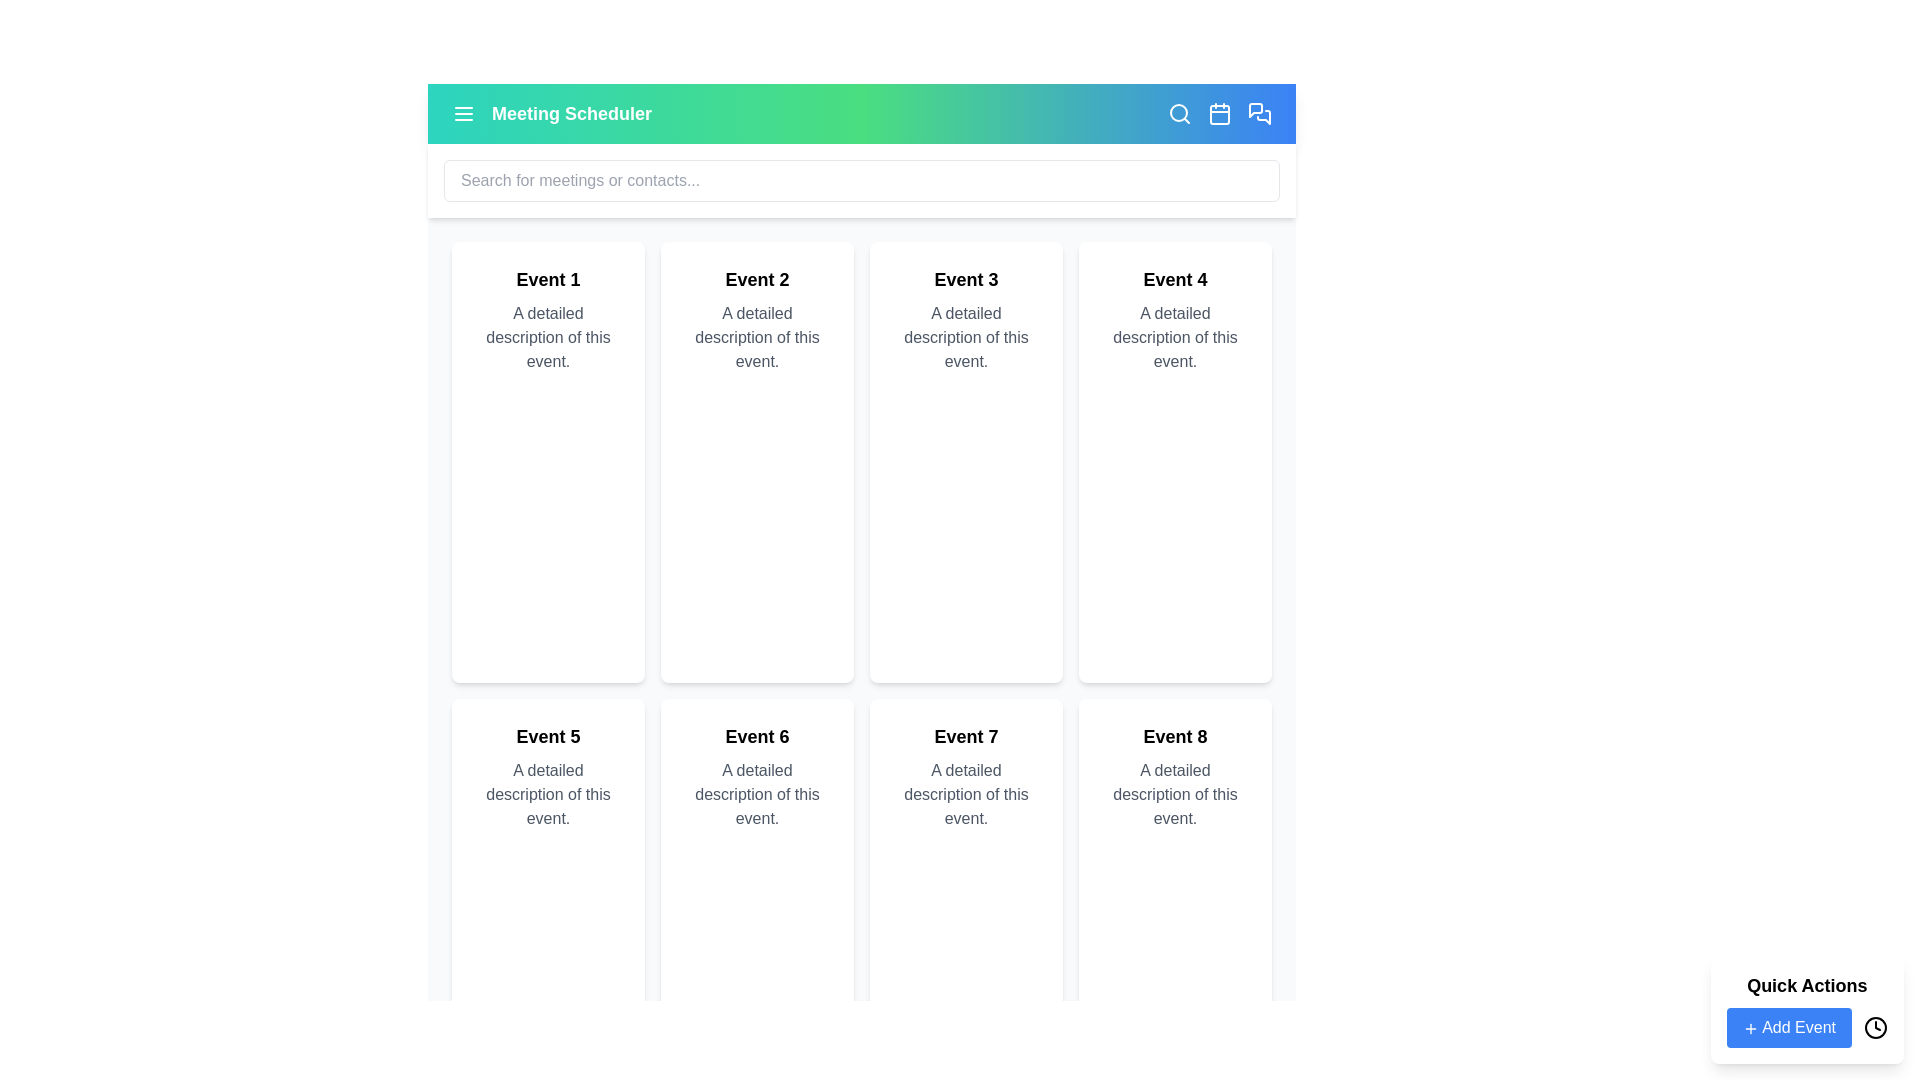  Describe the element at coordinates (1789, 1028) in the screenshot. I see `the rectangular button with a blue background and white text displaying '+ Add Event.' located in the bottom-right corner under the 'Quick Actions' title to initiate adding a new event` at that location.